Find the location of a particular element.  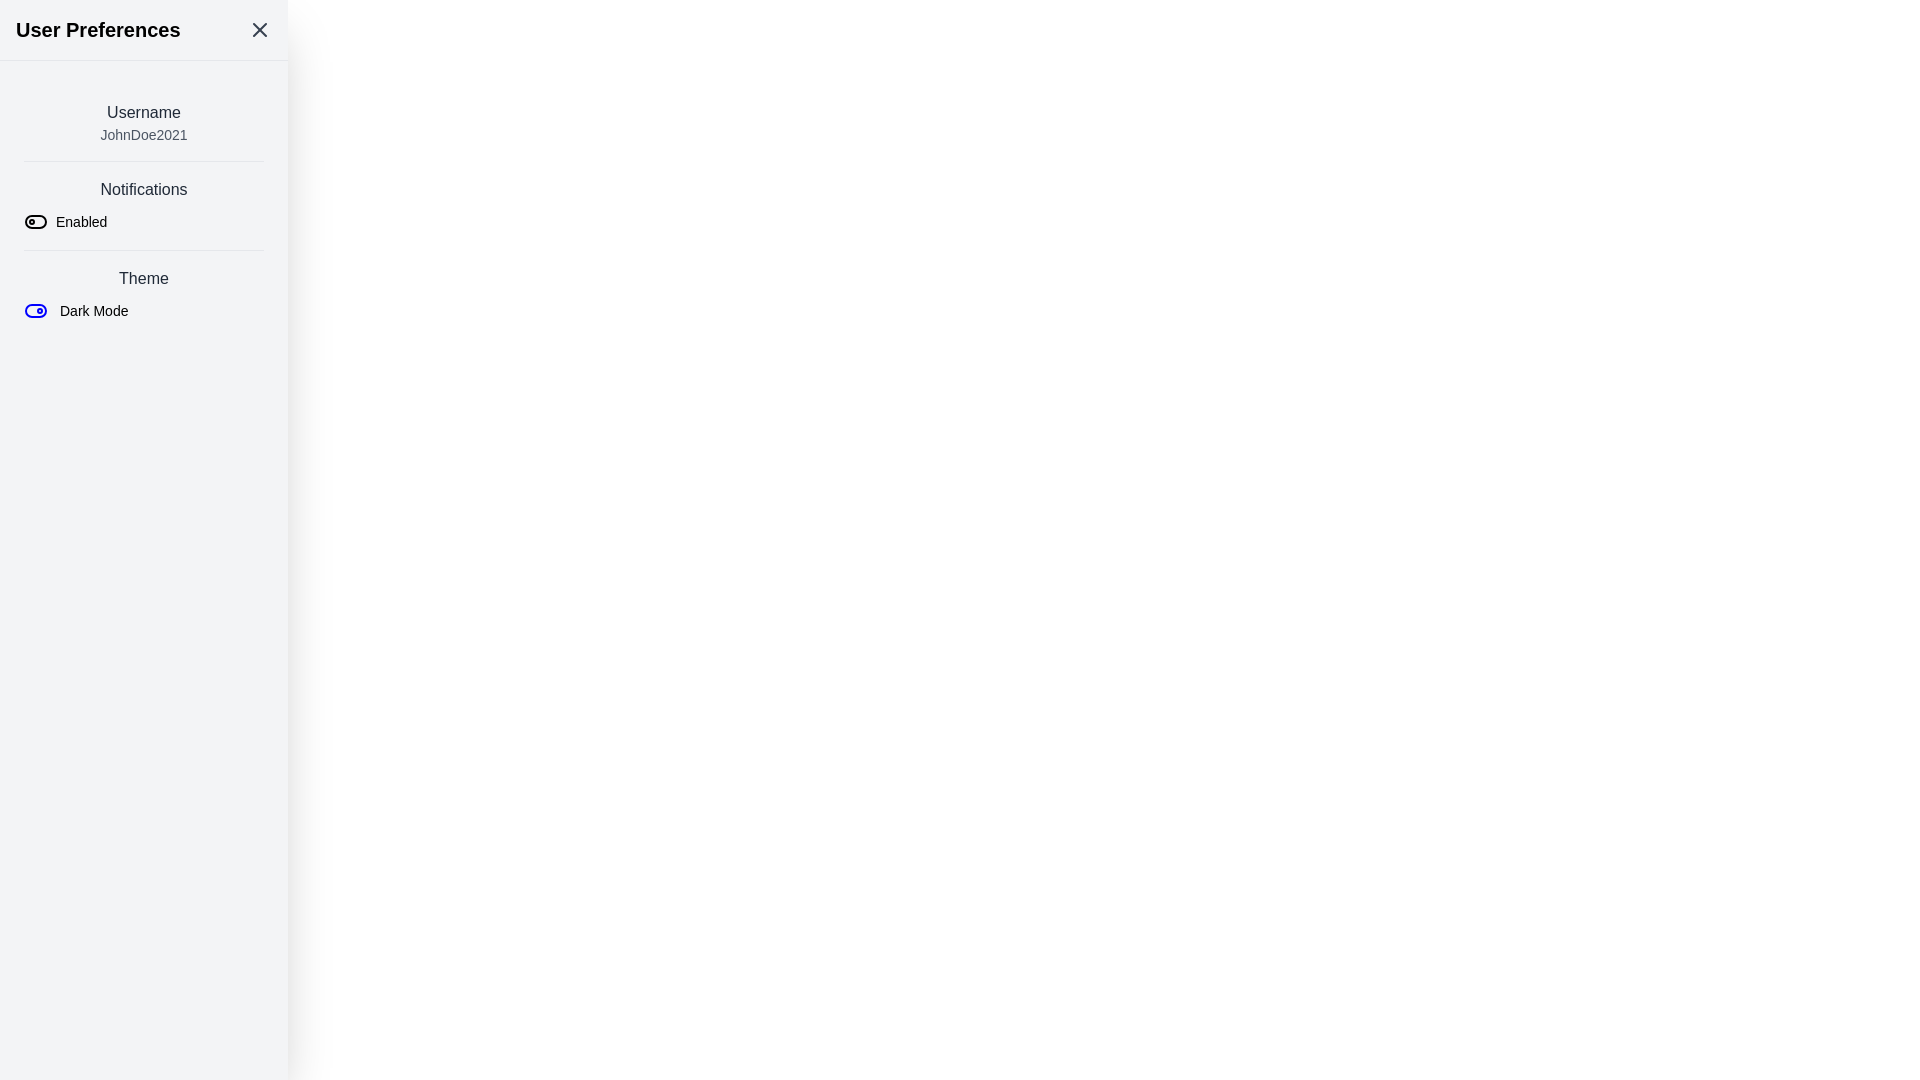

the 'X' icon in the upper right corner of the 'User Preferences' header is located at coordinates (258, 30).